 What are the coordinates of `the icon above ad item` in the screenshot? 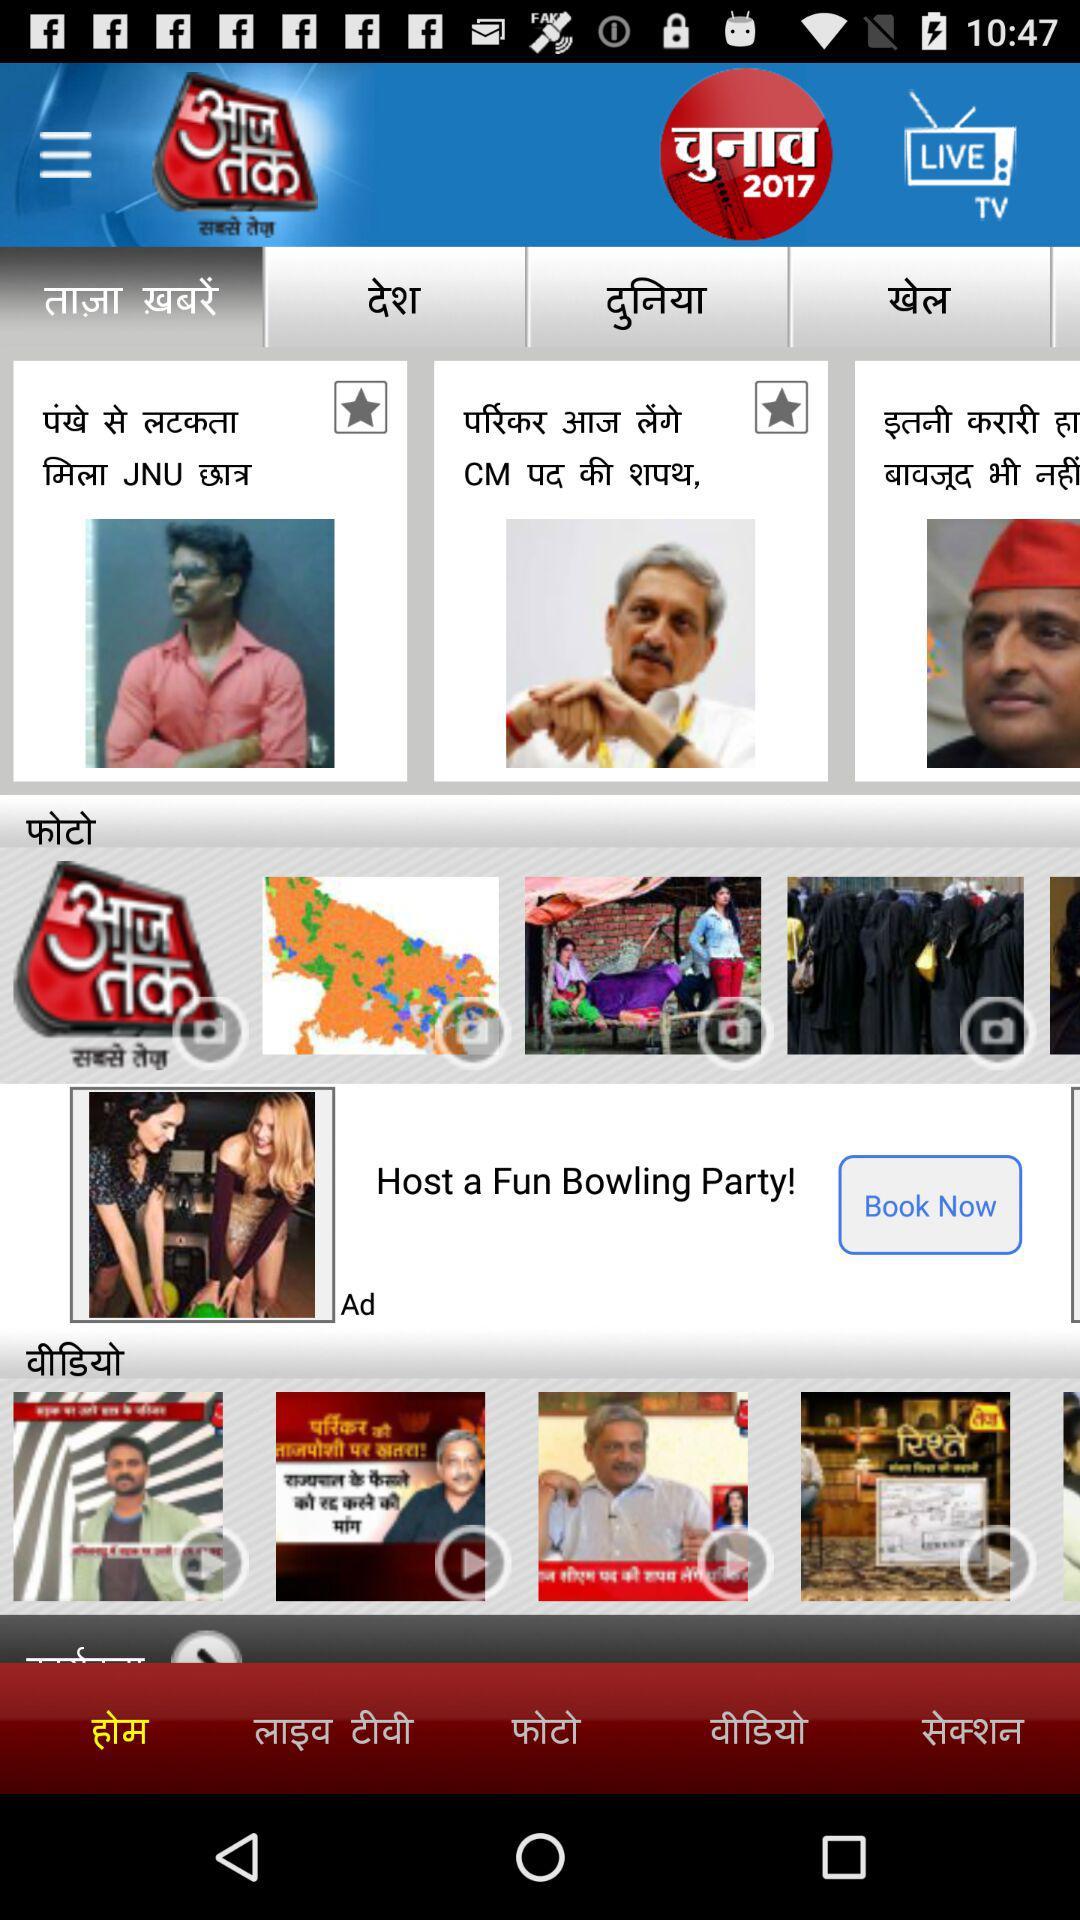 It's located at (606, 1179).